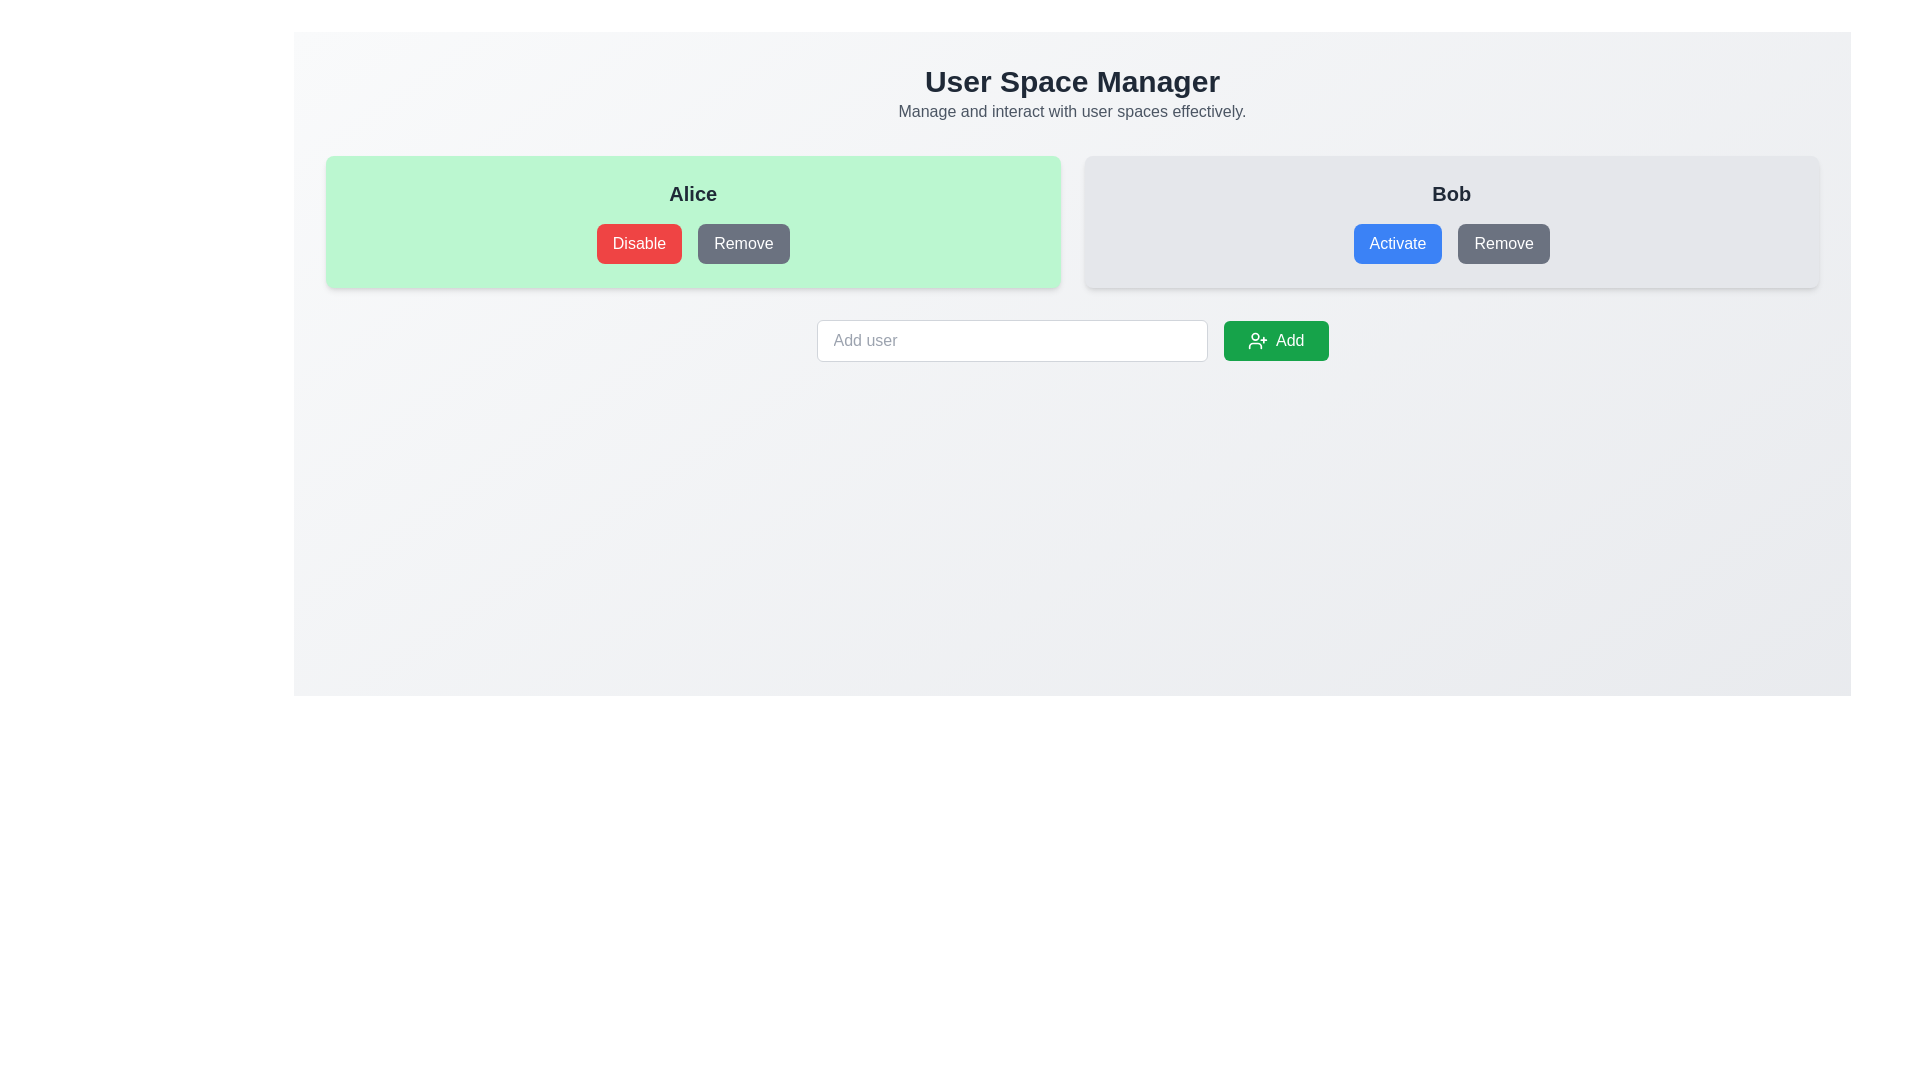 The width and height of the screenshot is (1920, 1080). I want to click on the Text Label that reads 'Manage and interact with user spaces effectively.', which is styled in gray and positioned centrally below the 'User Space Manager' heading, so click(1071, 111).